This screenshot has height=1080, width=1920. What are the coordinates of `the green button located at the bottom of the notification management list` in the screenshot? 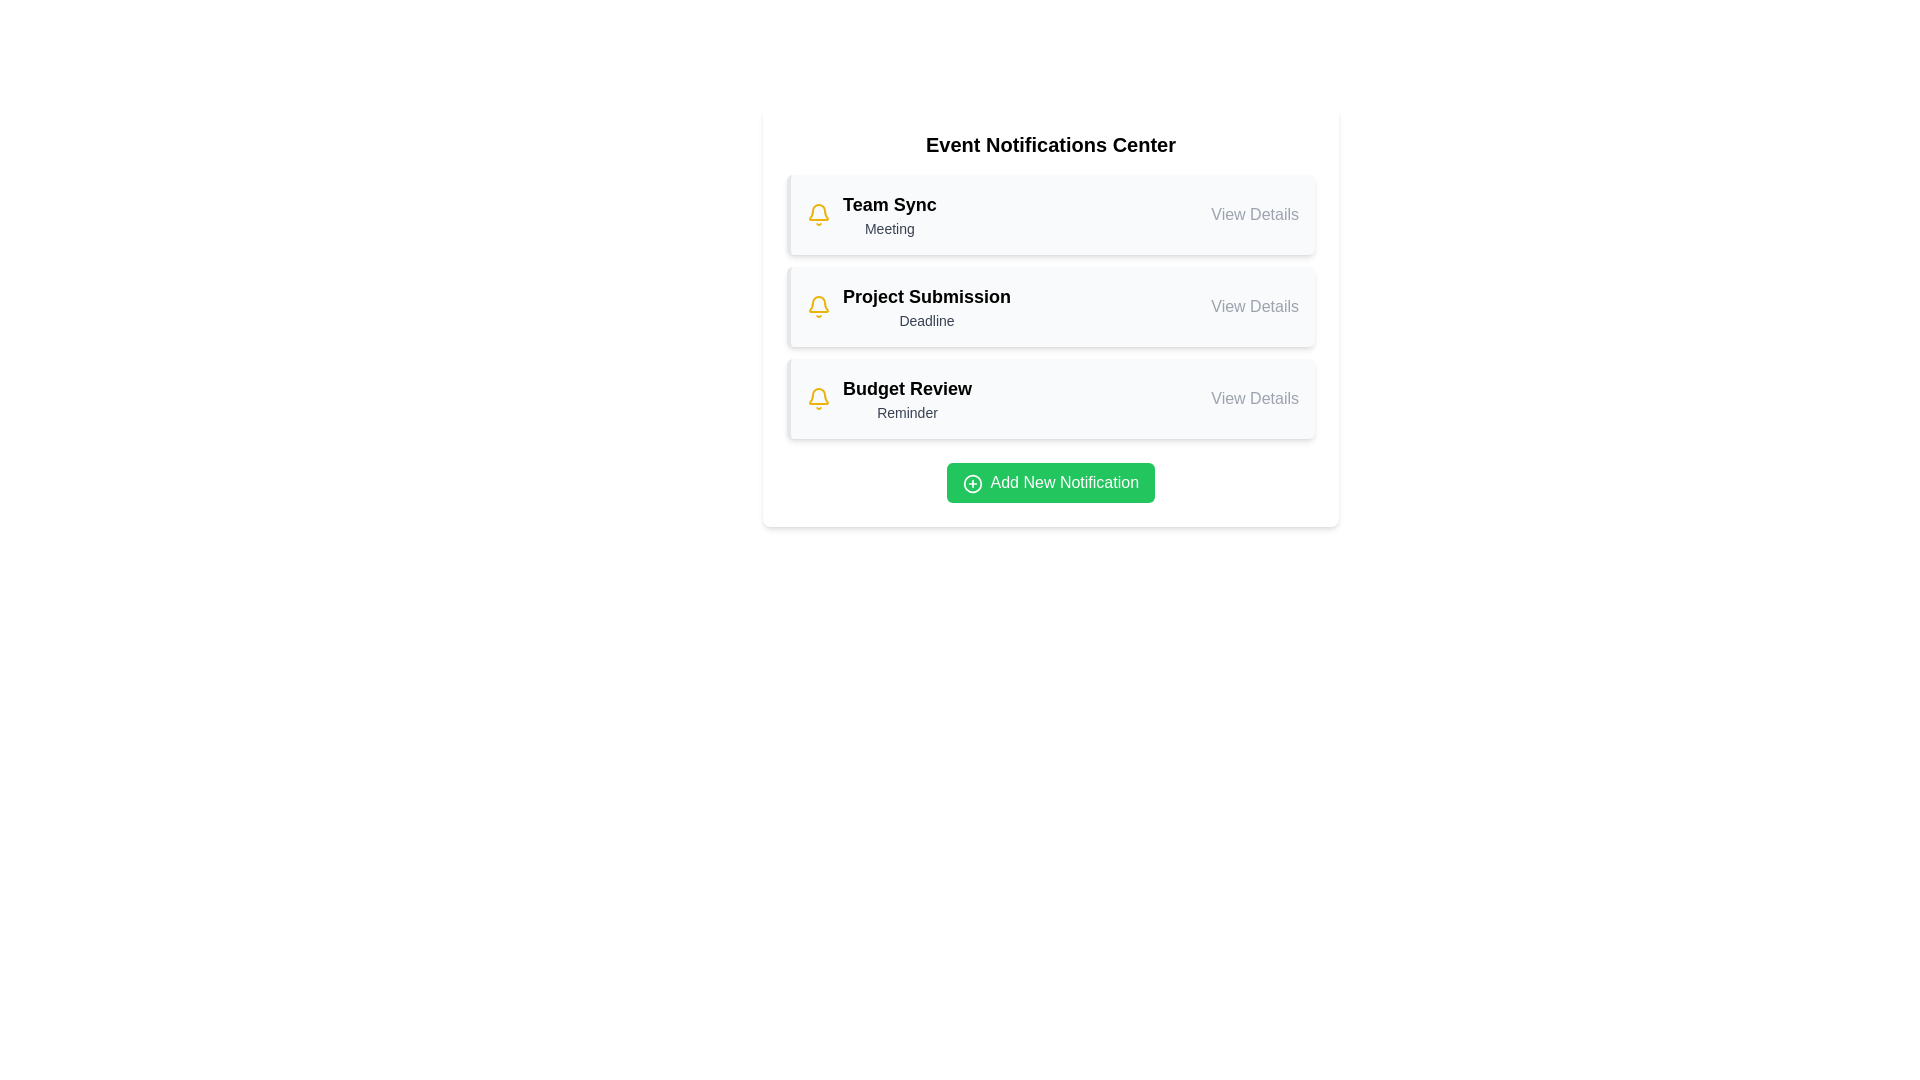 It's located at (1050, 477).